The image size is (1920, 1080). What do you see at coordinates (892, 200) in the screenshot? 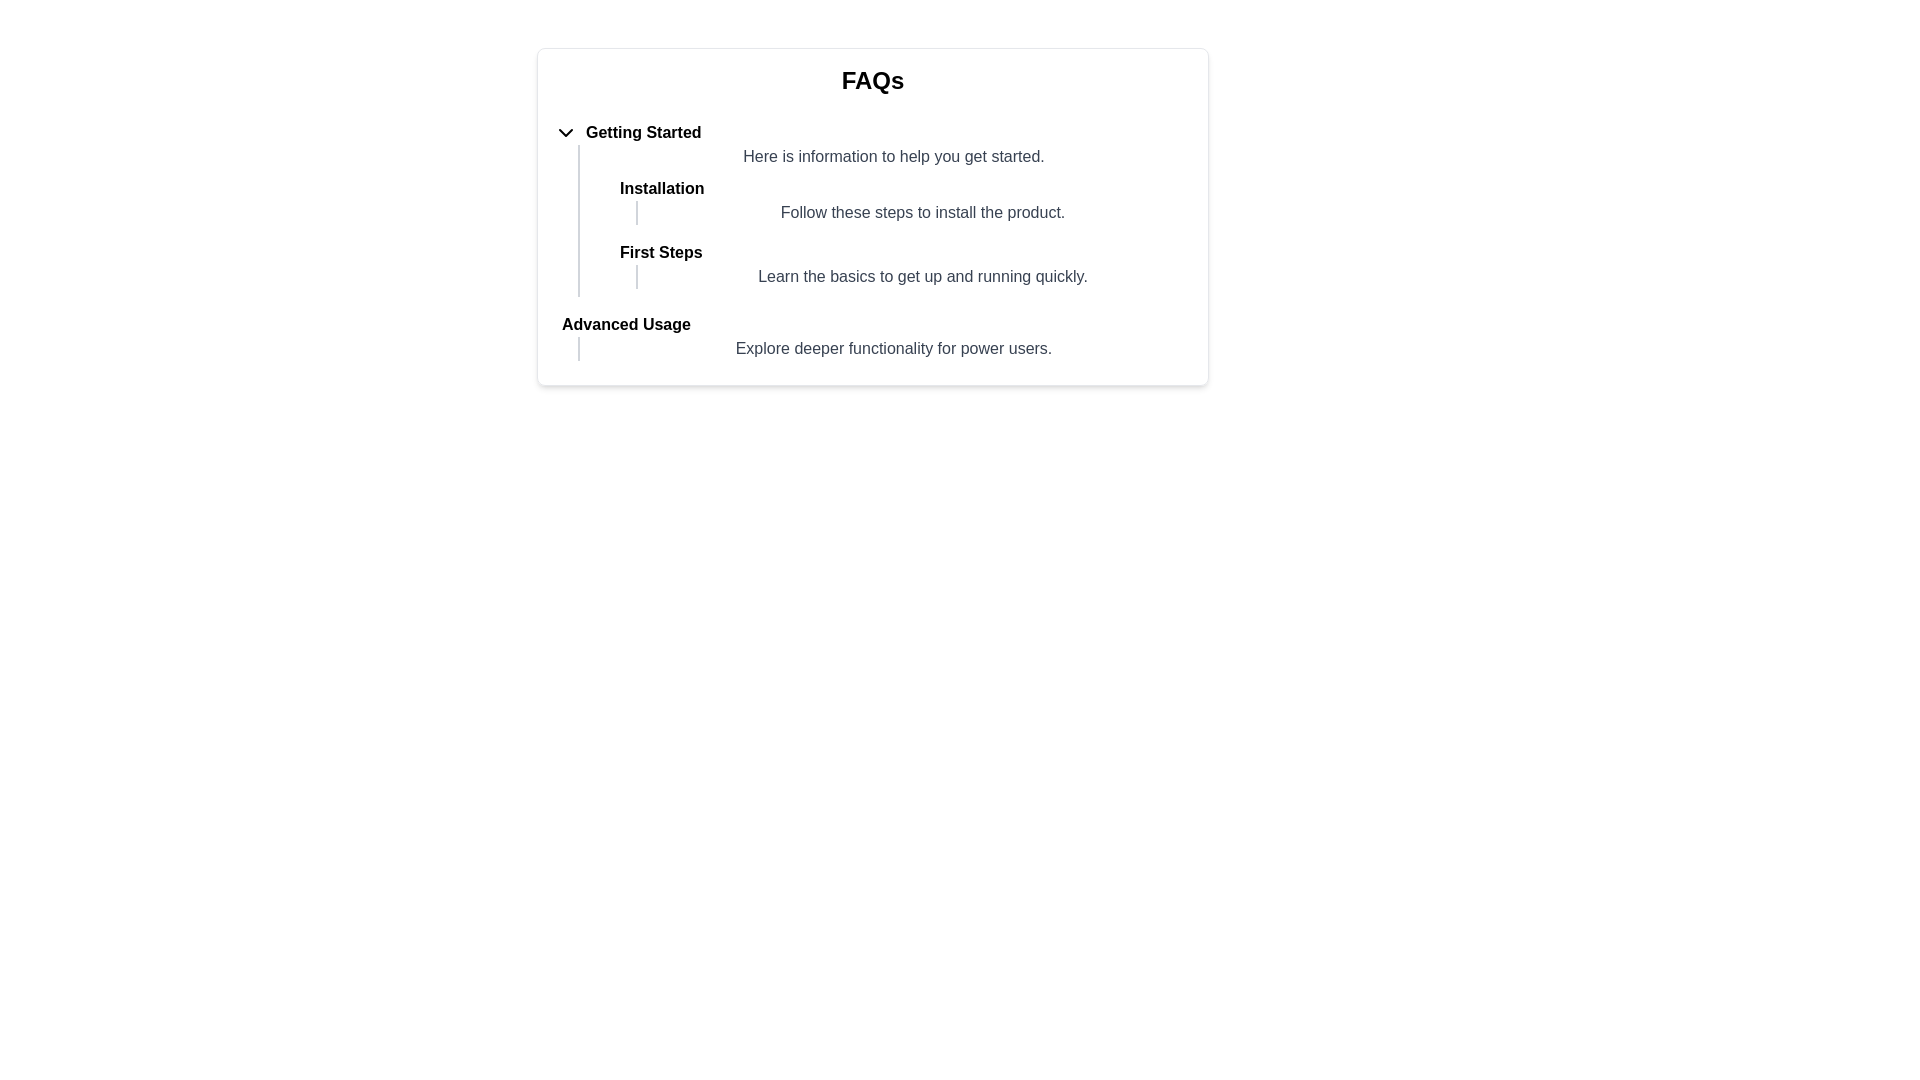
I see `text content from the Text Block located in the 'Getting Started' section under the 'Installation' subsection, which provides information about the installation process` at bounding box center [892, 200].